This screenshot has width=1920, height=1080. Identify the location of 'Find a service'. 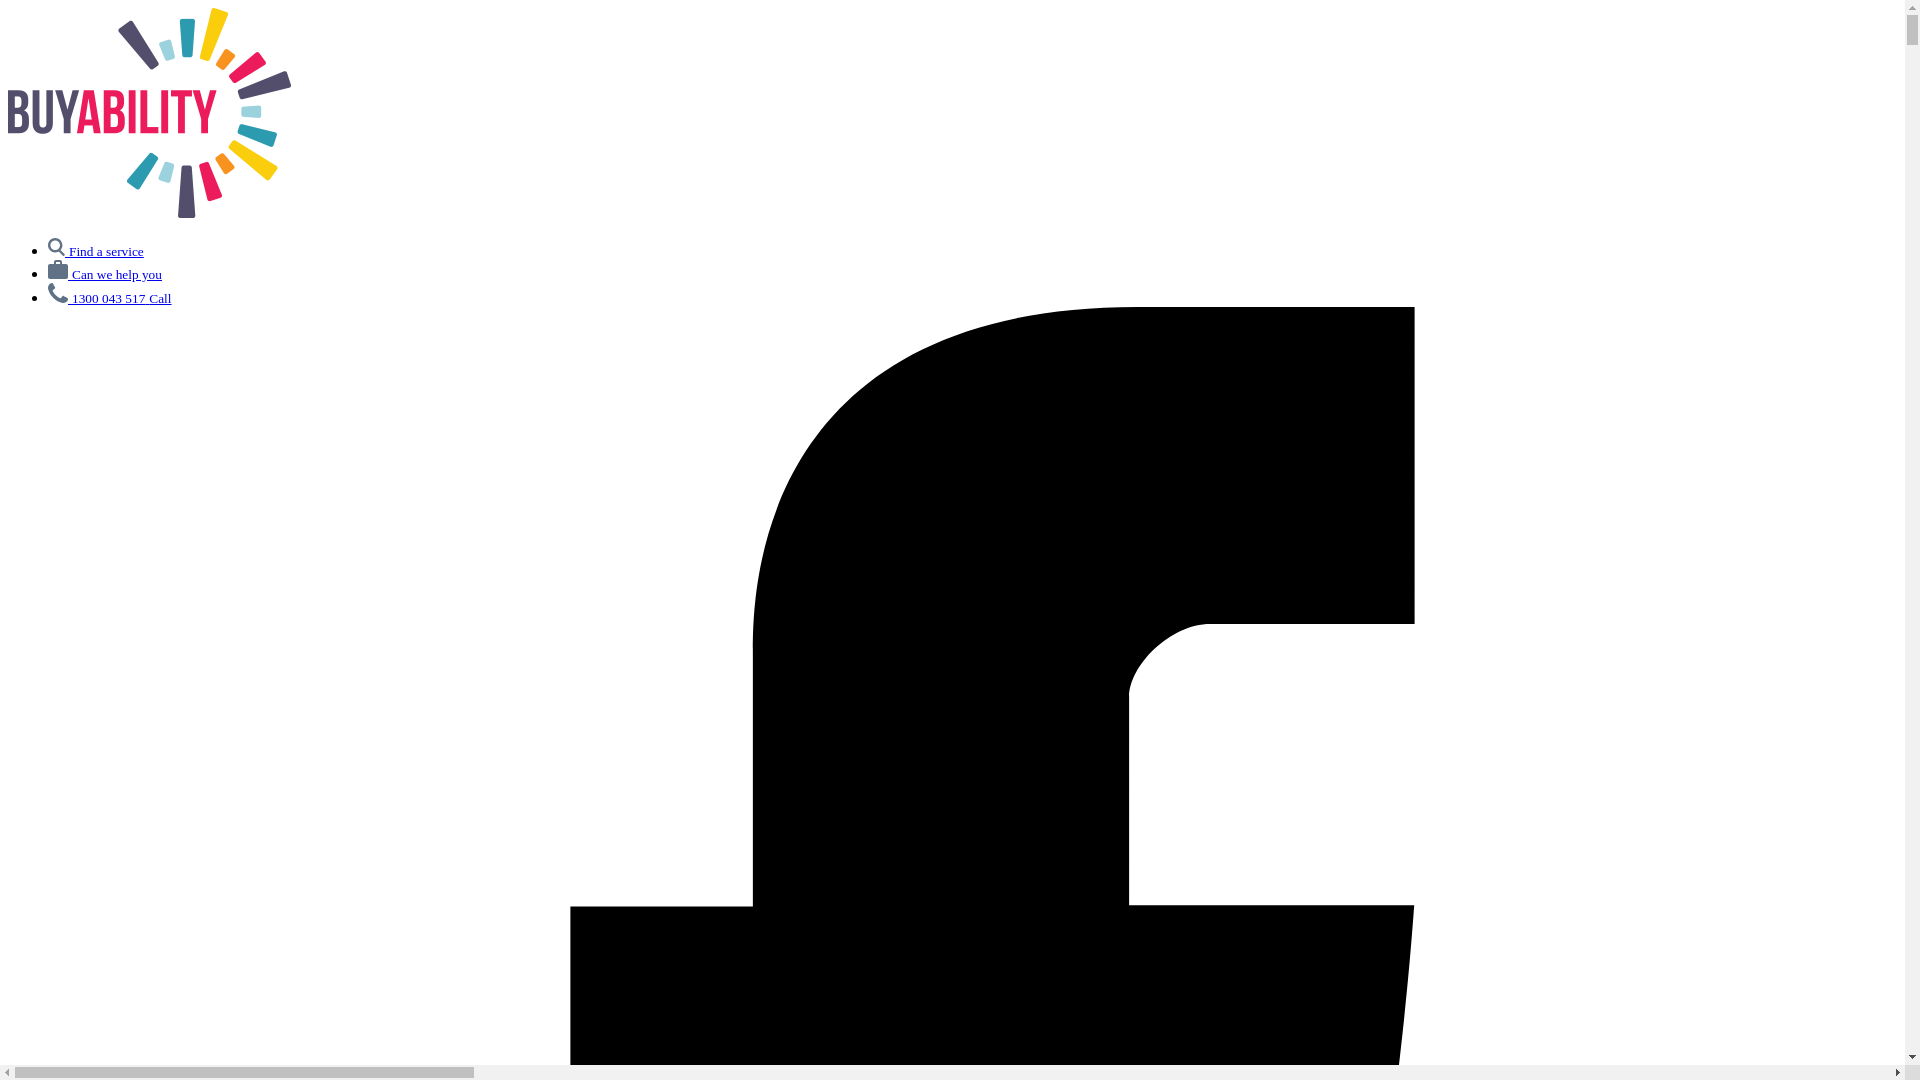
(95, 249).